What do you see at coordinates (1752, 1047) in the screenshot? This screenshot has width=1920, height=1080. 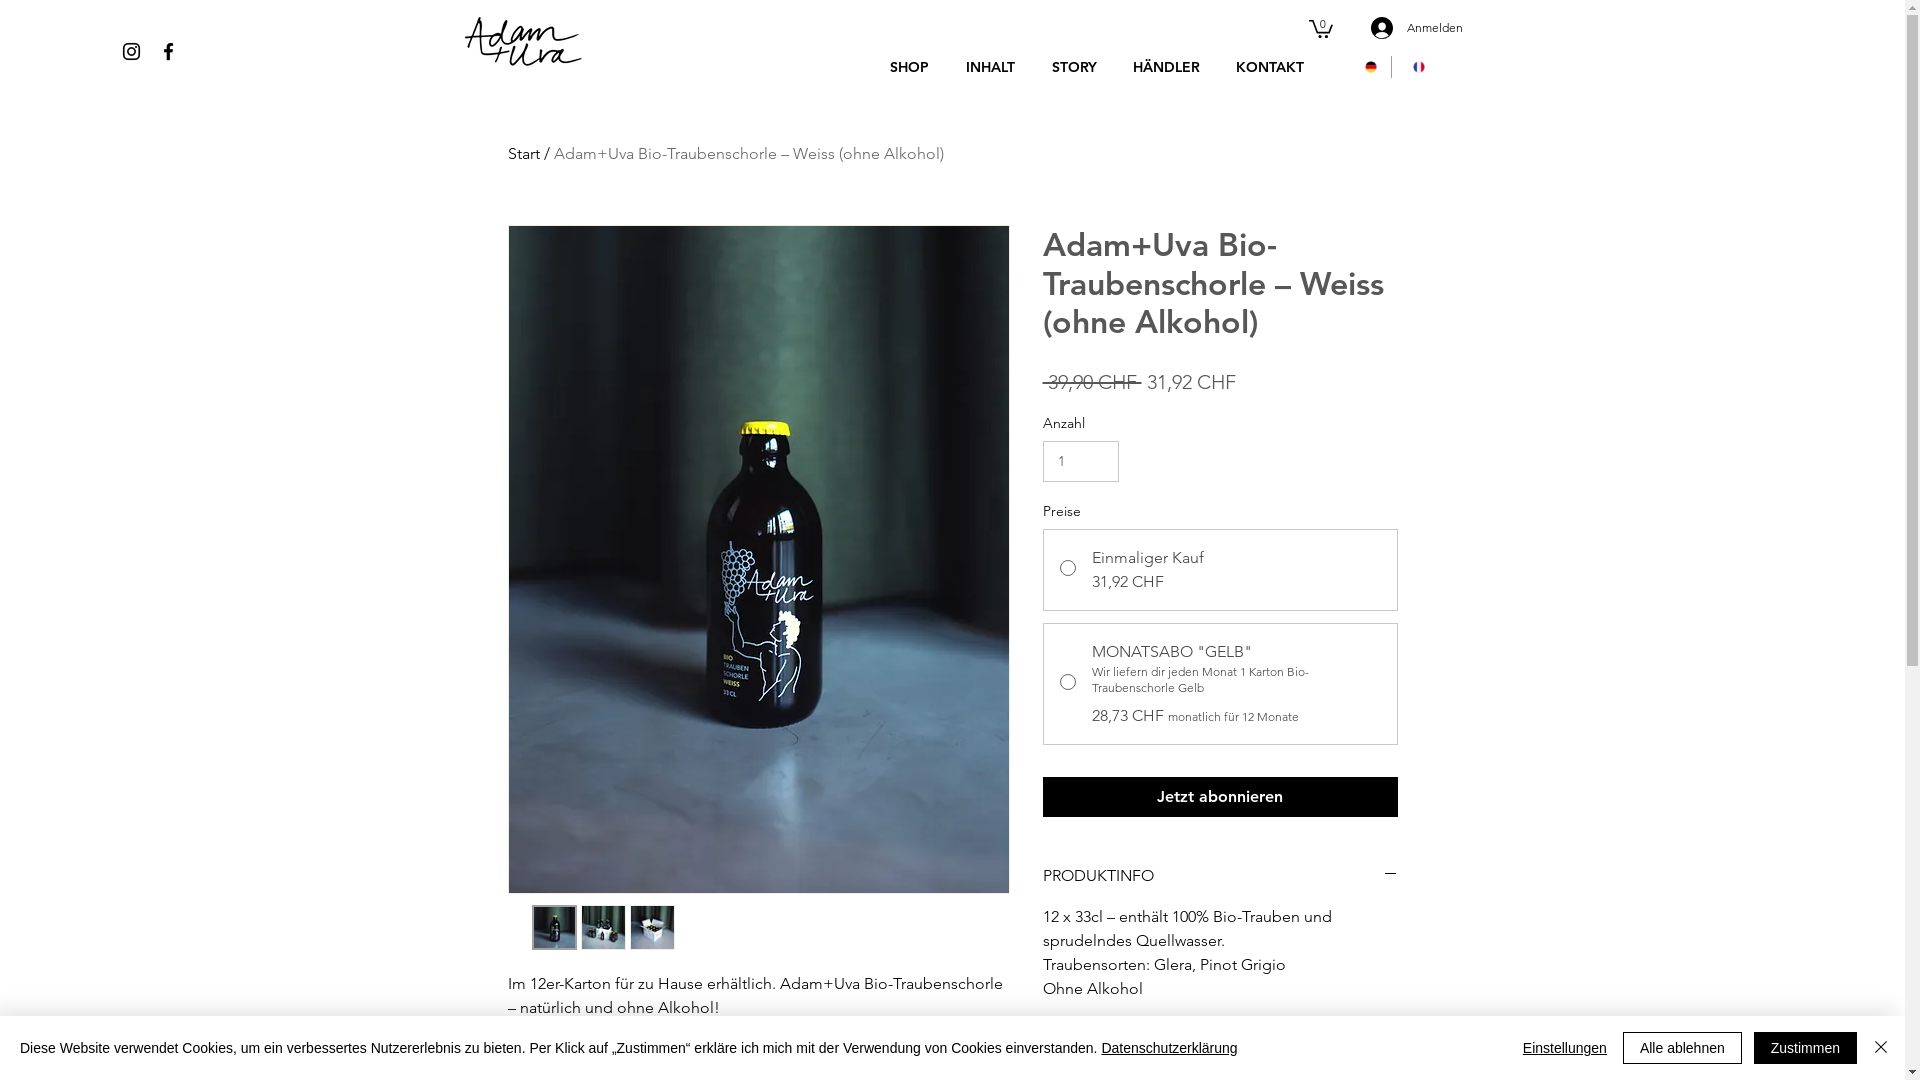 I see `'Zustimmen'` at bounding box center [1752, 1047].